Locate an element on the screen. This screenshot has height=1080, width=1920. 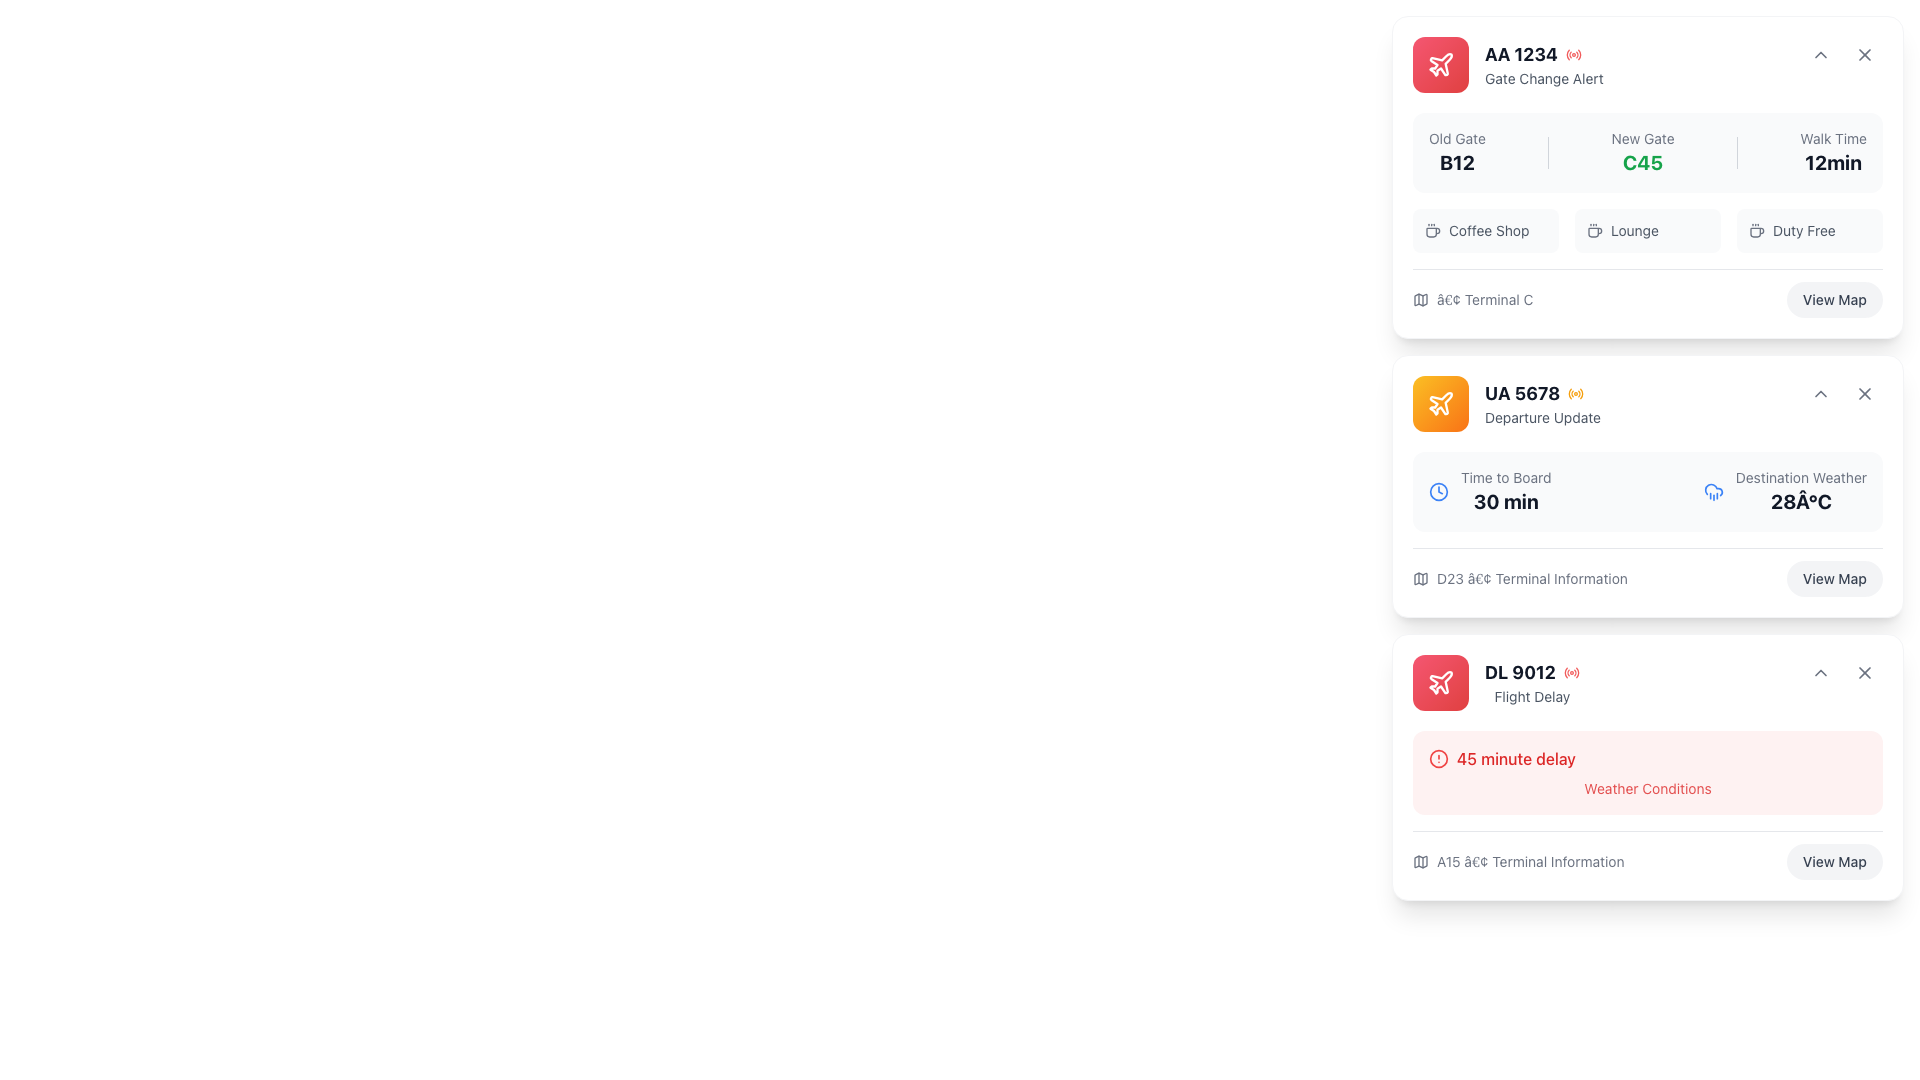
the second vertical separator line that divides the 'Old Gate' labeled 'B12' and 'New Gate' labeled 'C45' in the flight status dashboard is located at coordinates (1547, 152).